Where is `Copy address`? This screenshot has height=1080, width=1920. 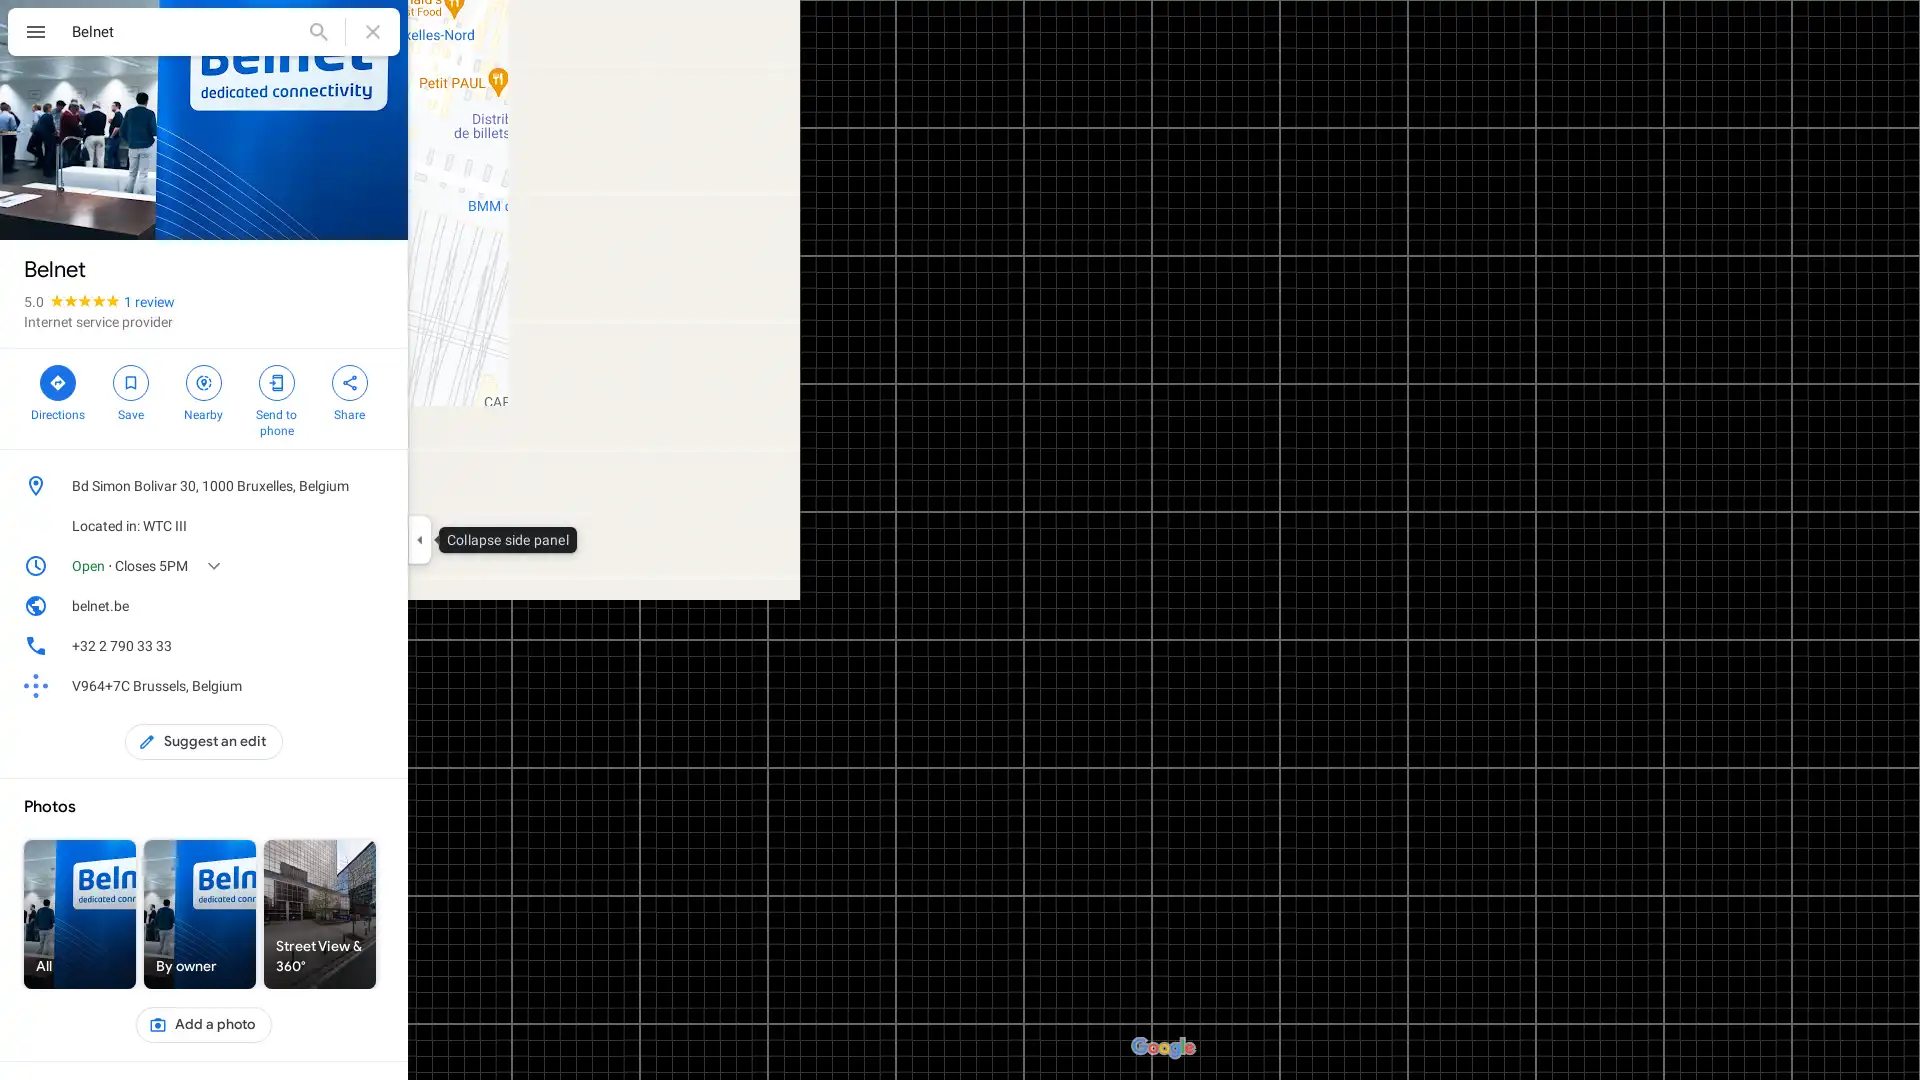
Copy address is located at coordinates (374, 486).